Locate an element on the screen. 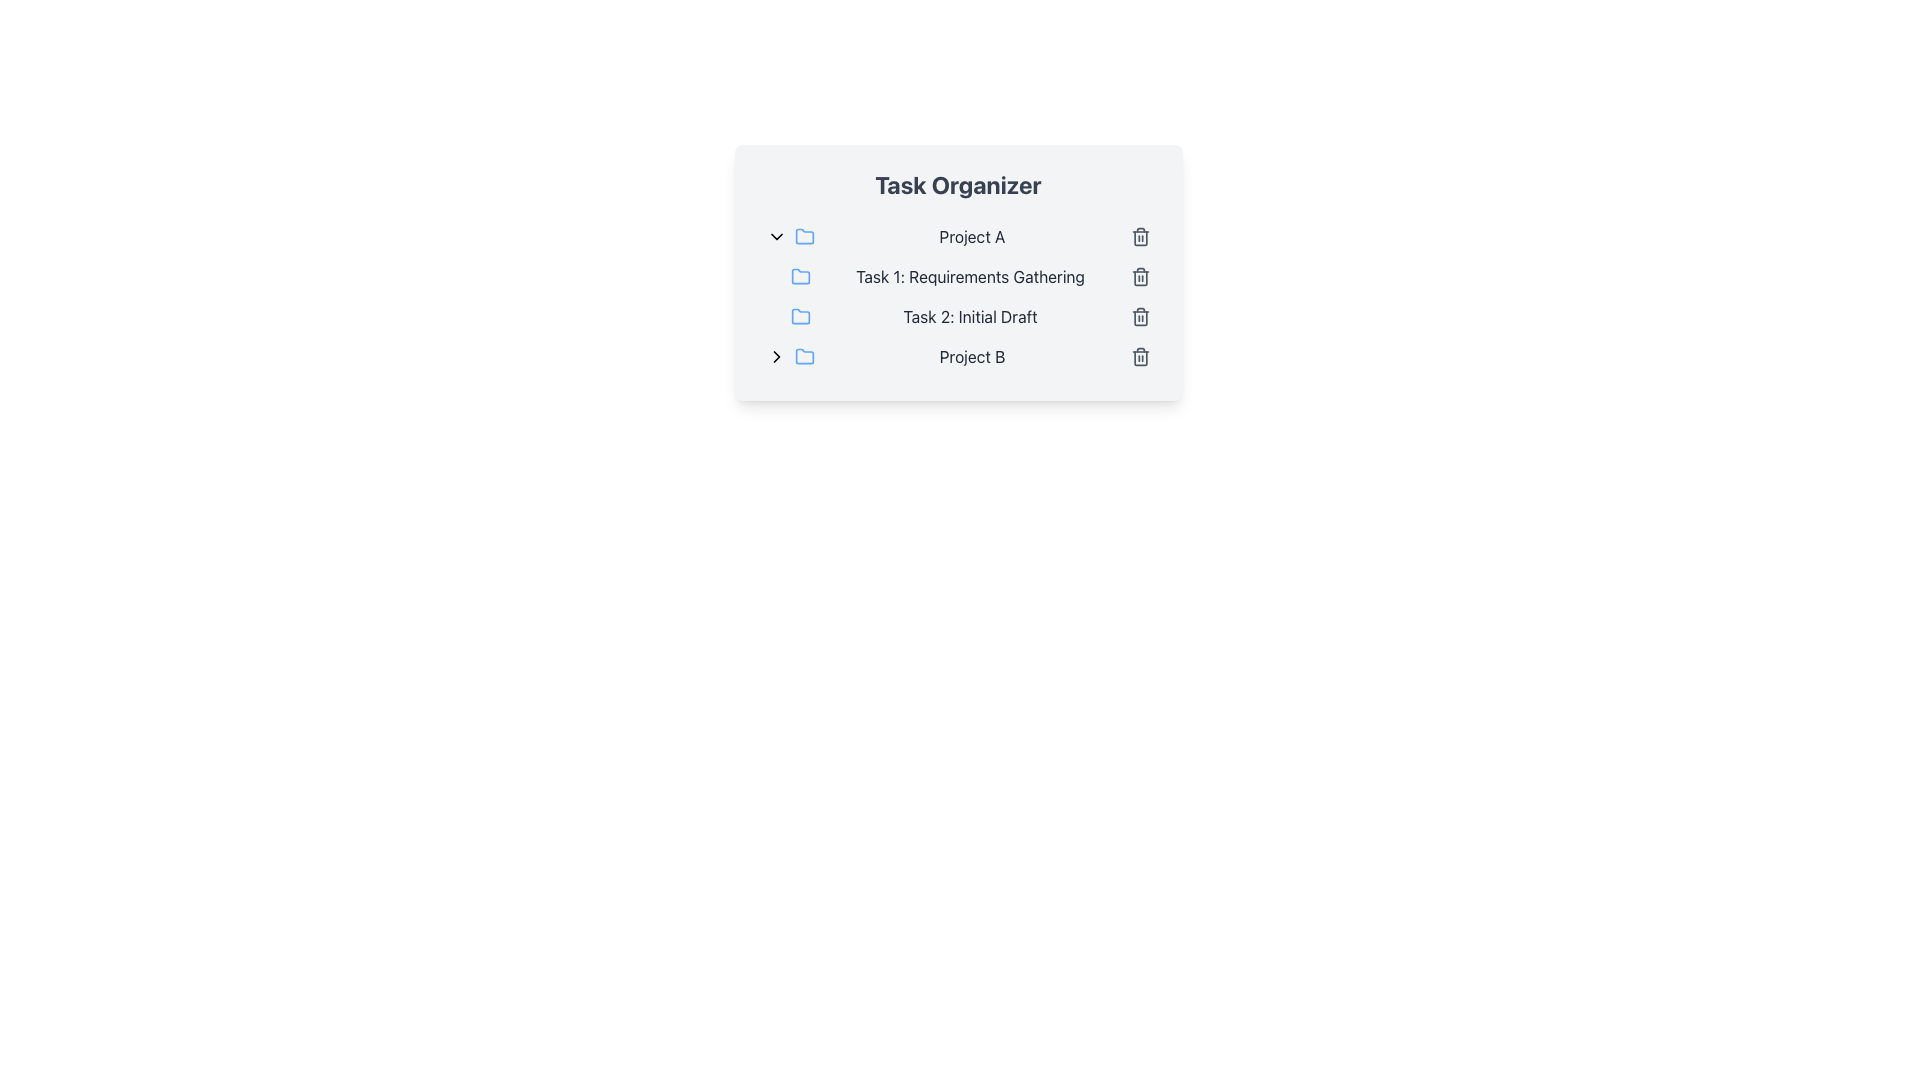 This screenshot has height=1080, width=1920. a task or project within the central Content Panel is located at coordinates (957, 273).